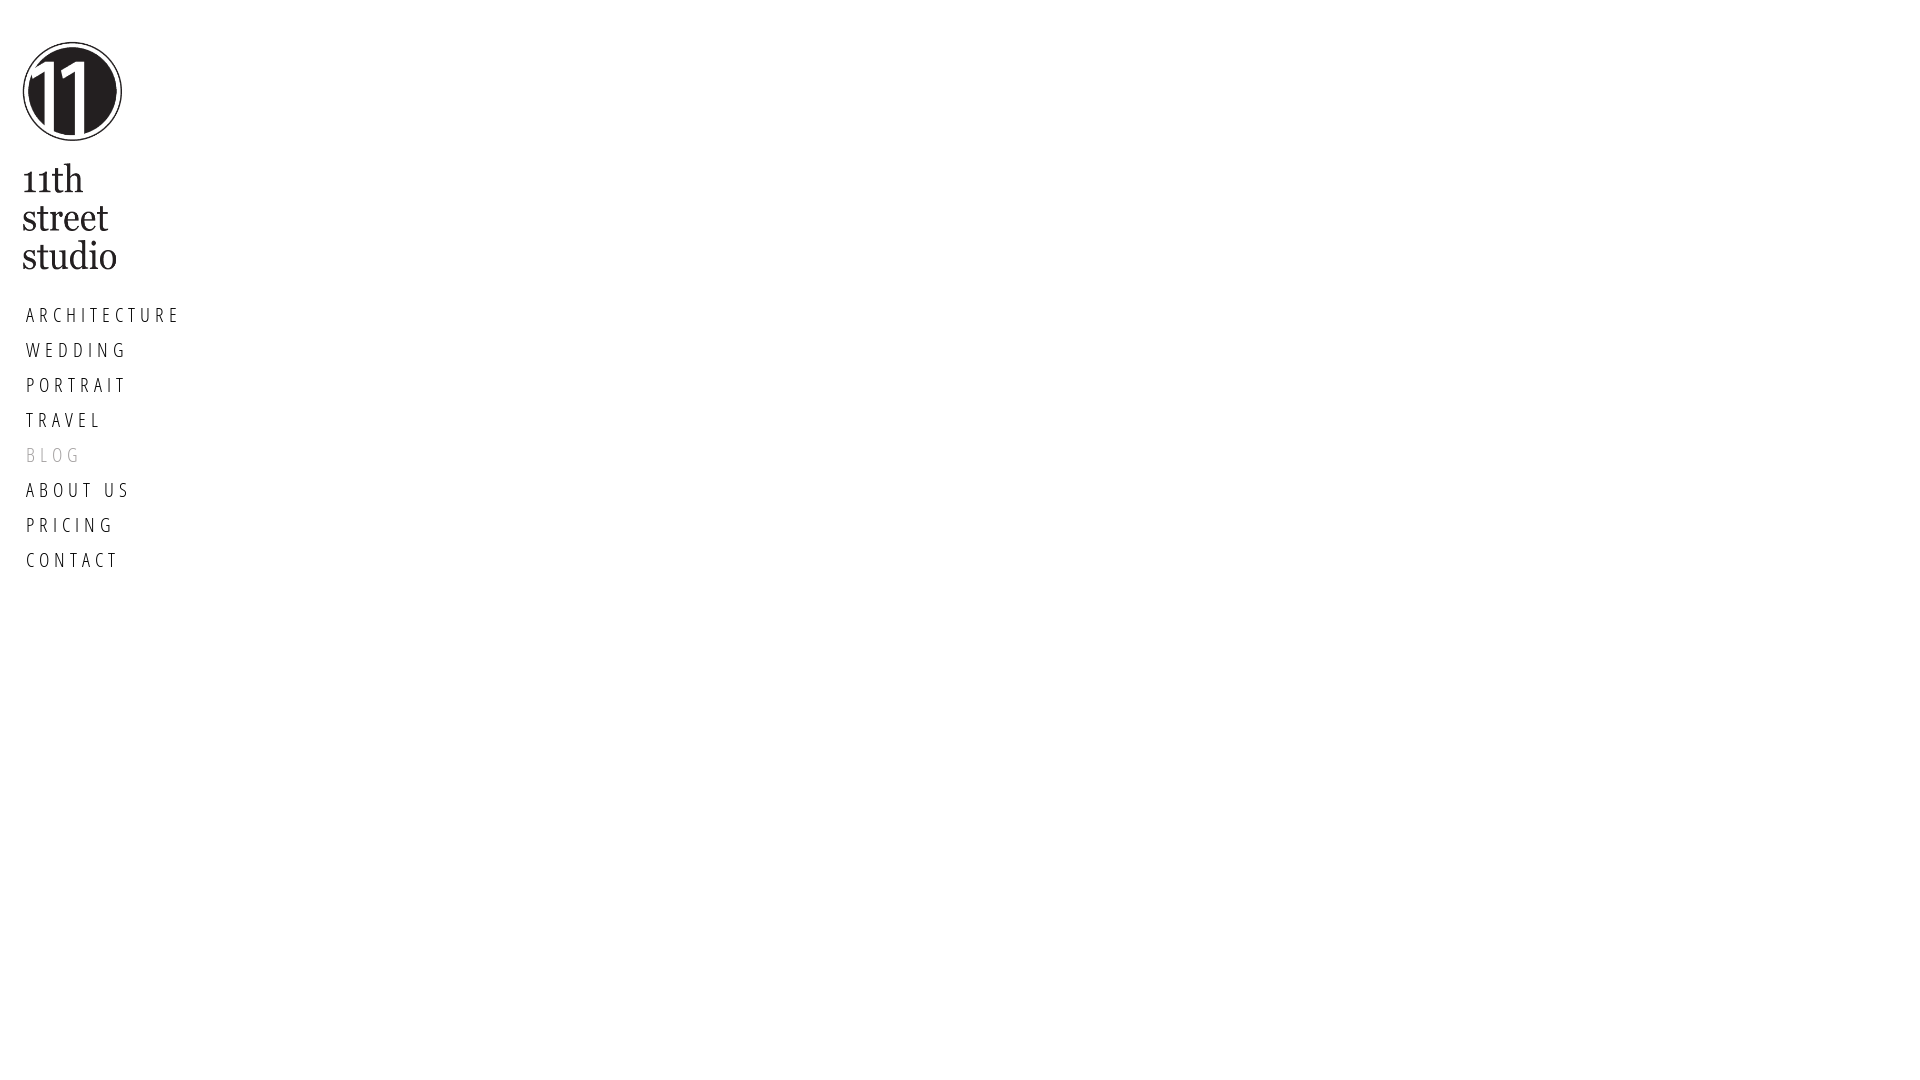 The width and height of the screenshot is (1920, 1080). Describe the element at coordinates (103, 349) in the screenshot. I see `'WEDDING'` at that location.